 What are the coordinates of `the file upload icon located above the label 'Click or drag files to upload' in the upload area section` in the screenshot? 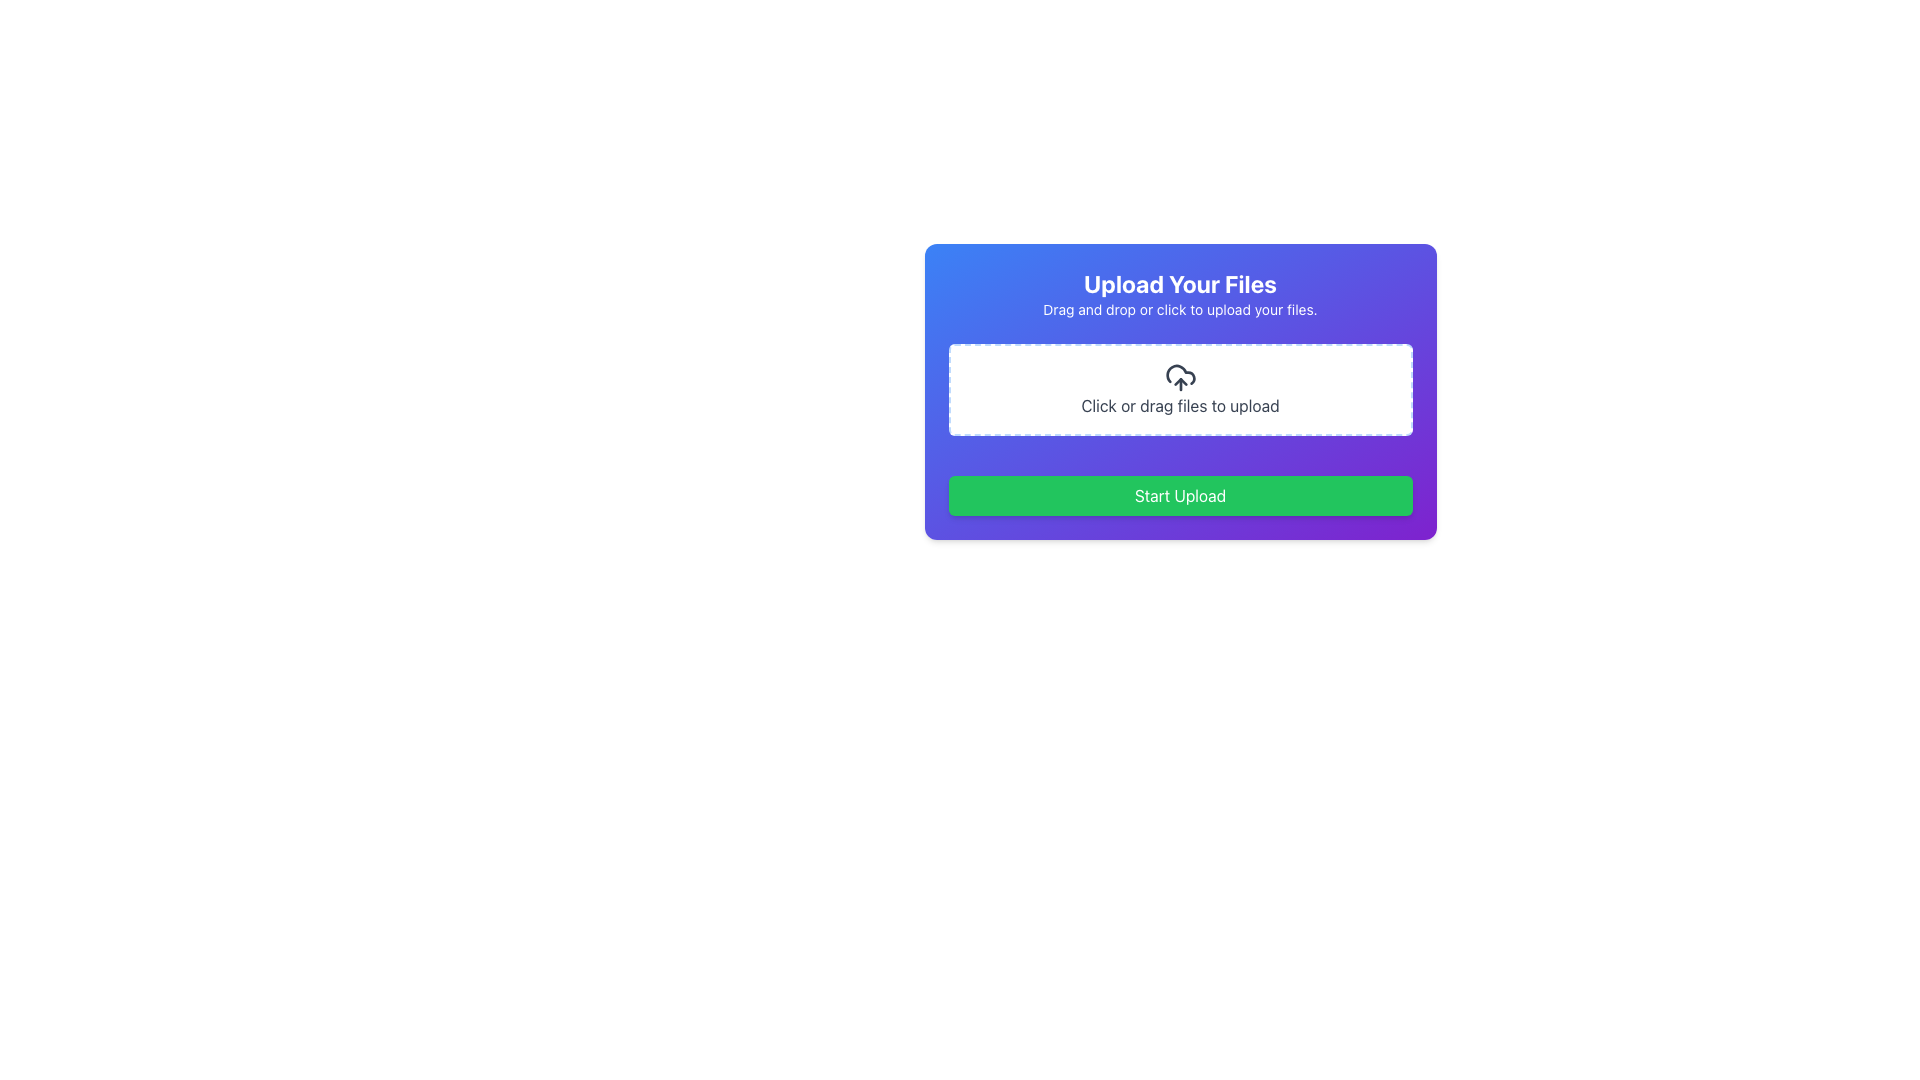 It's located at (1180, 378).